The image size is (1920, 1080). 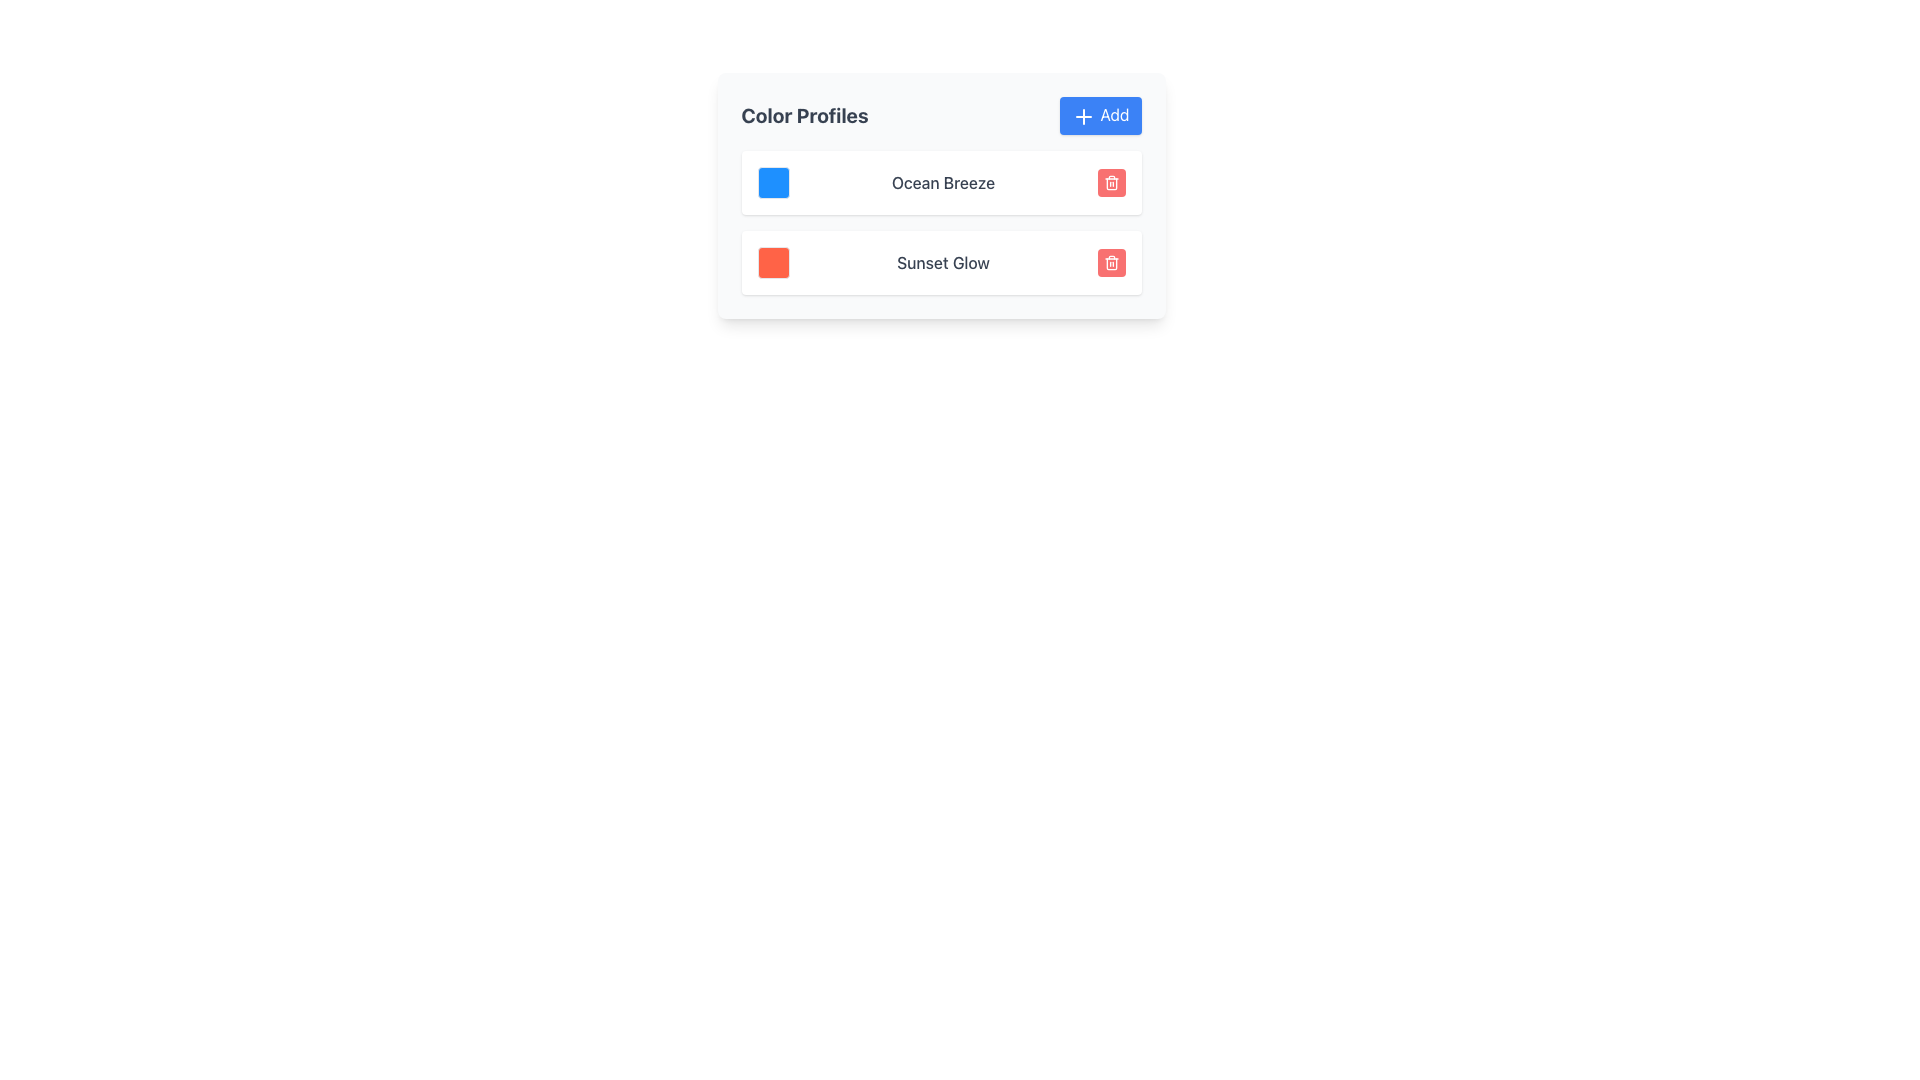 What do you see at coordinates (1099, 115) in the screenshot?
I see `the button located in the upper-right corner of the 'Color Profiles' section` at bounding box center [1099, 115].